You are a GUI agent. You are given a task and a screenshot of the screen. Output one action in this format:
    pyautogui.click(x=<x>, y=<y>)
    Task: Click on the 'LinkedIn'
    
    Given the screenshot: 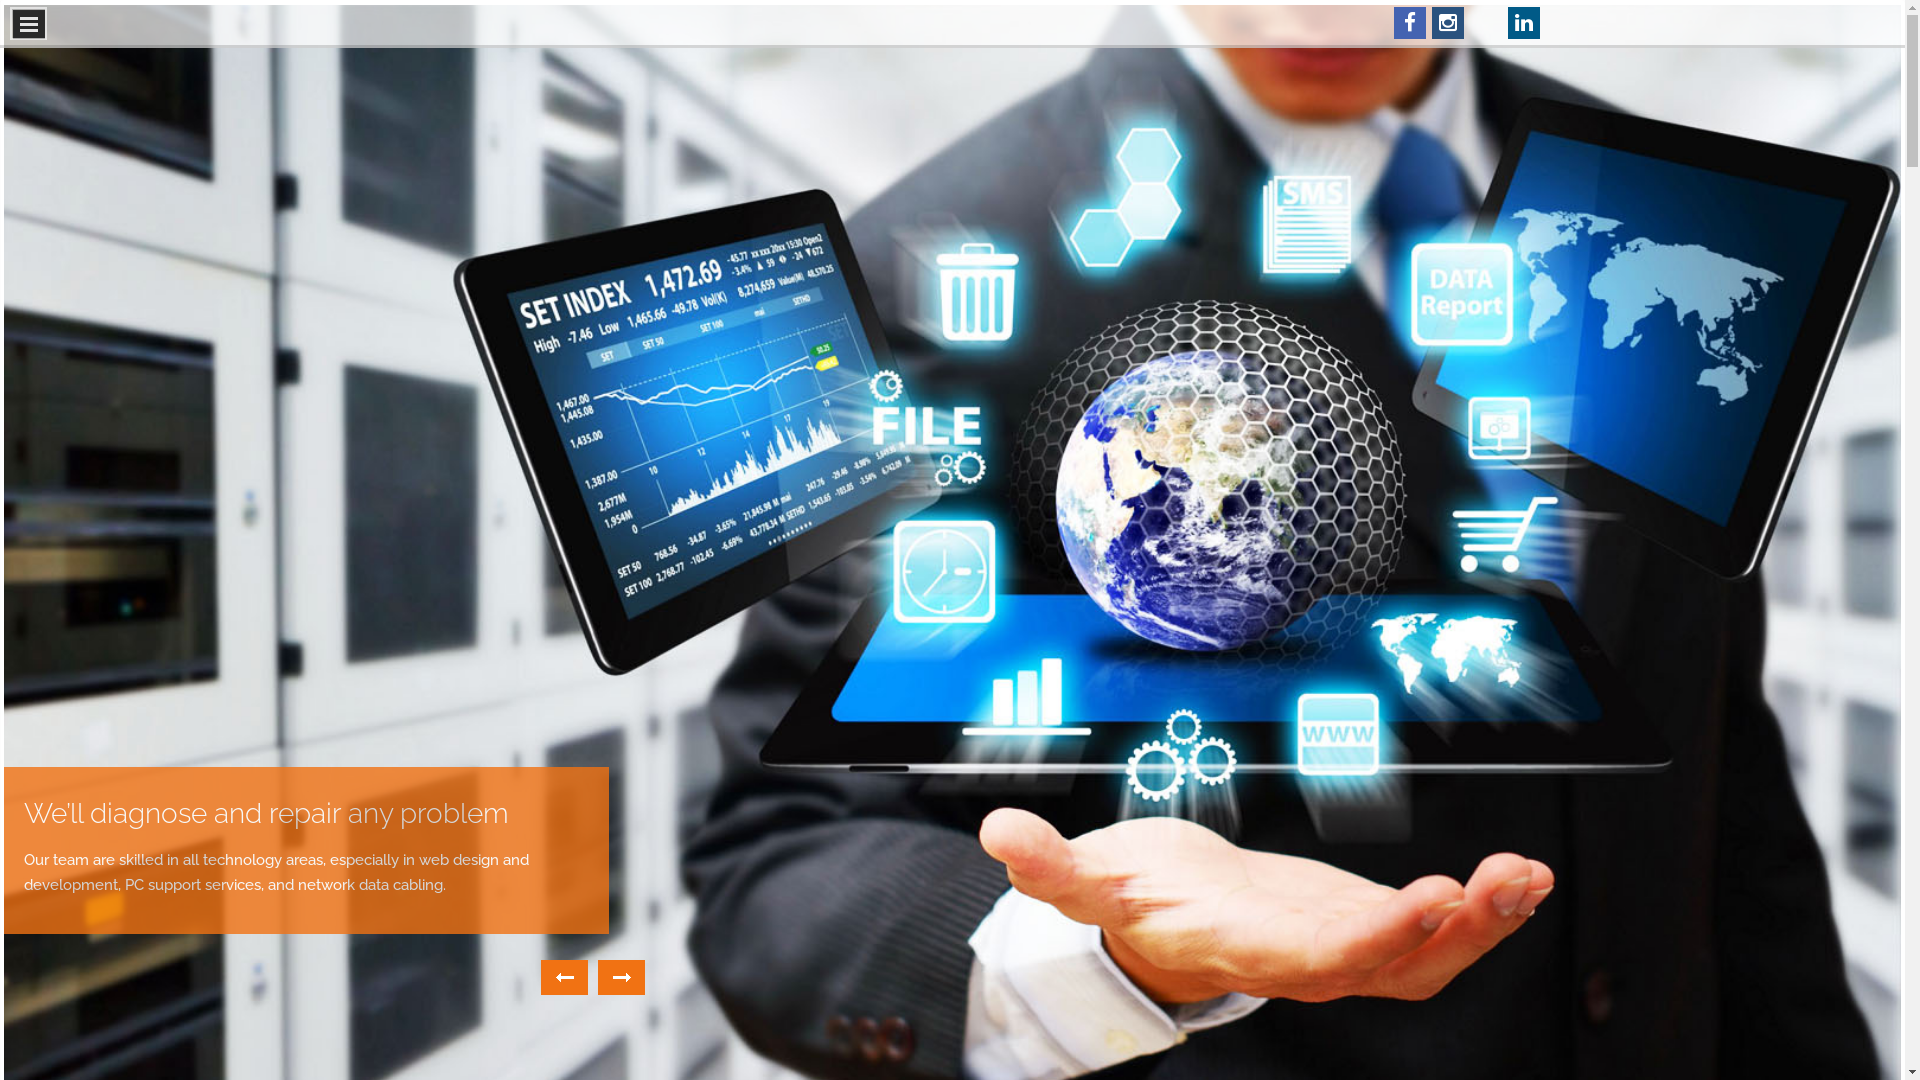 What is the action you would take?
    pyautogui.click(x=1522, y=23)
    